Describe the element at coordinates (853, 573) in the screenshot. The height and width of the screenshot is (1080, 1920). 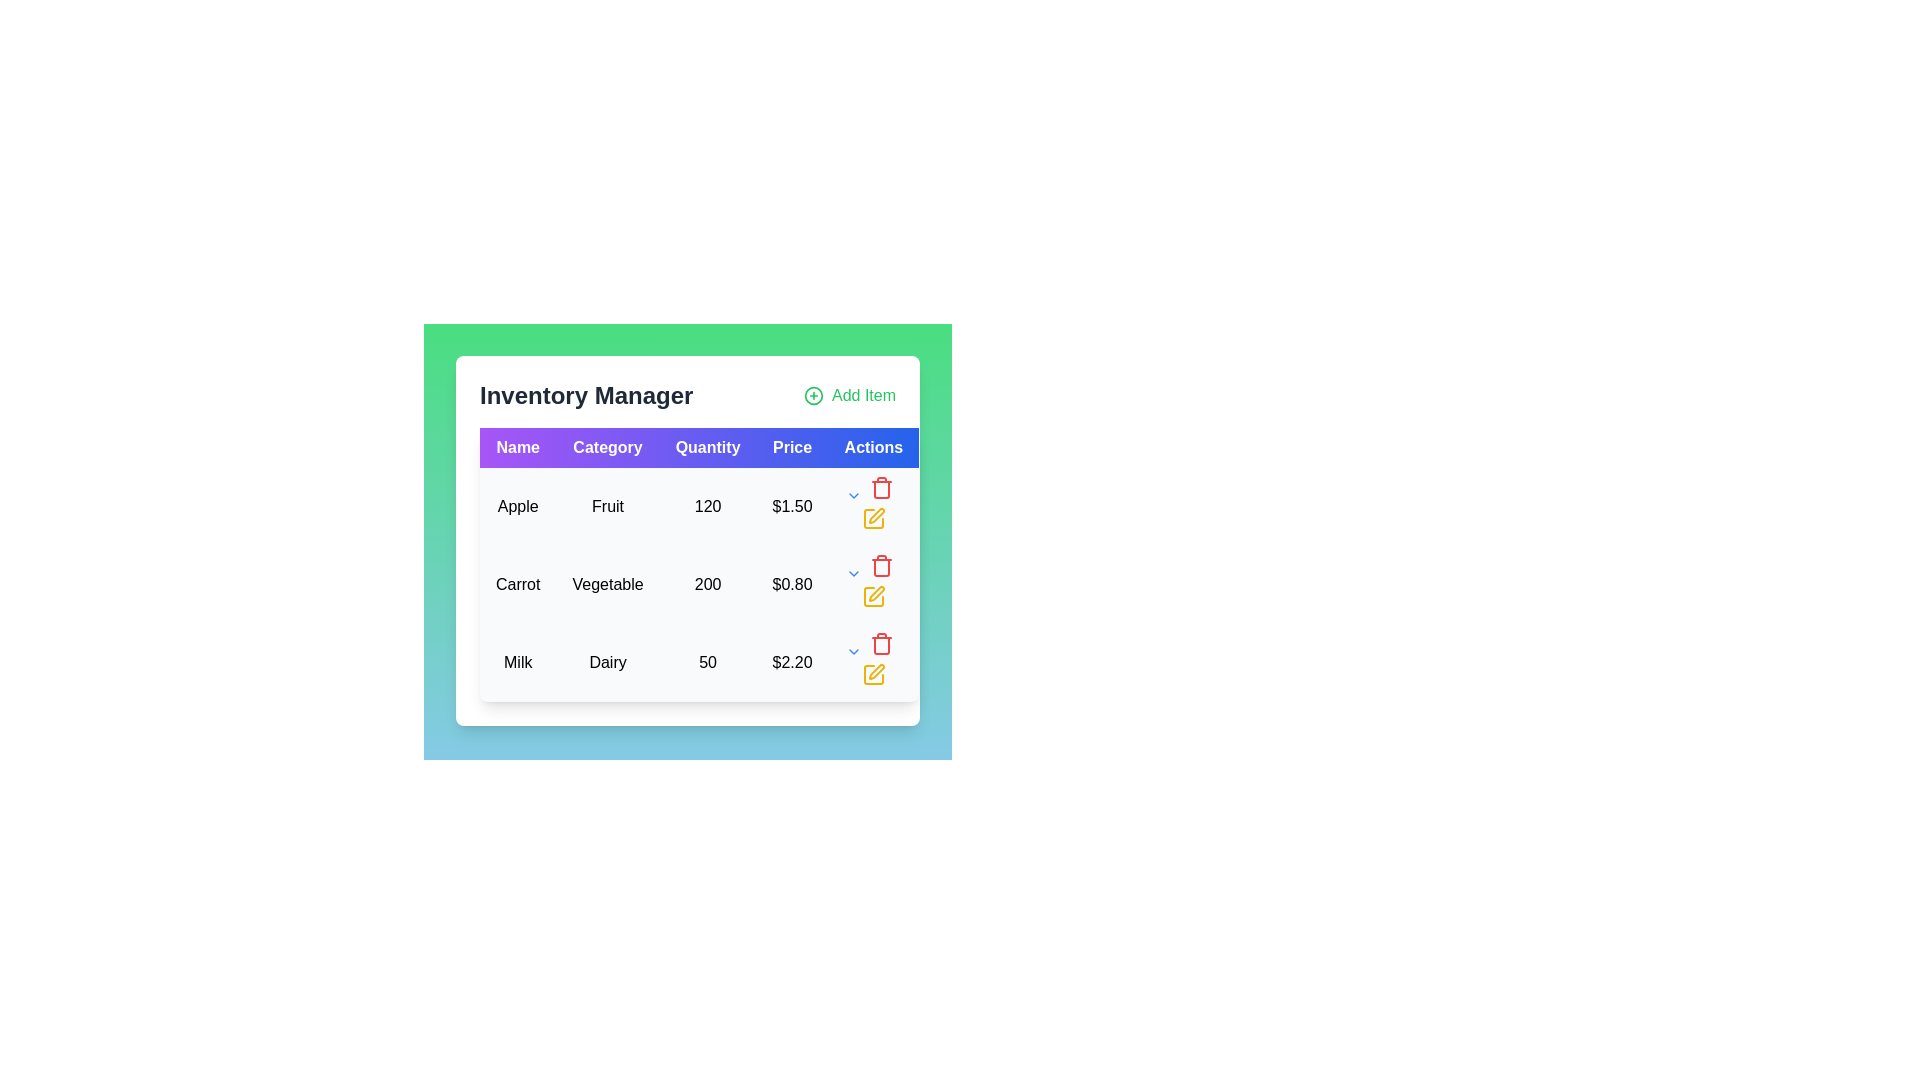
I see `the downward-facing blue arrow icon in the 'Actions' column of the second row in the table to change its color` at that location.